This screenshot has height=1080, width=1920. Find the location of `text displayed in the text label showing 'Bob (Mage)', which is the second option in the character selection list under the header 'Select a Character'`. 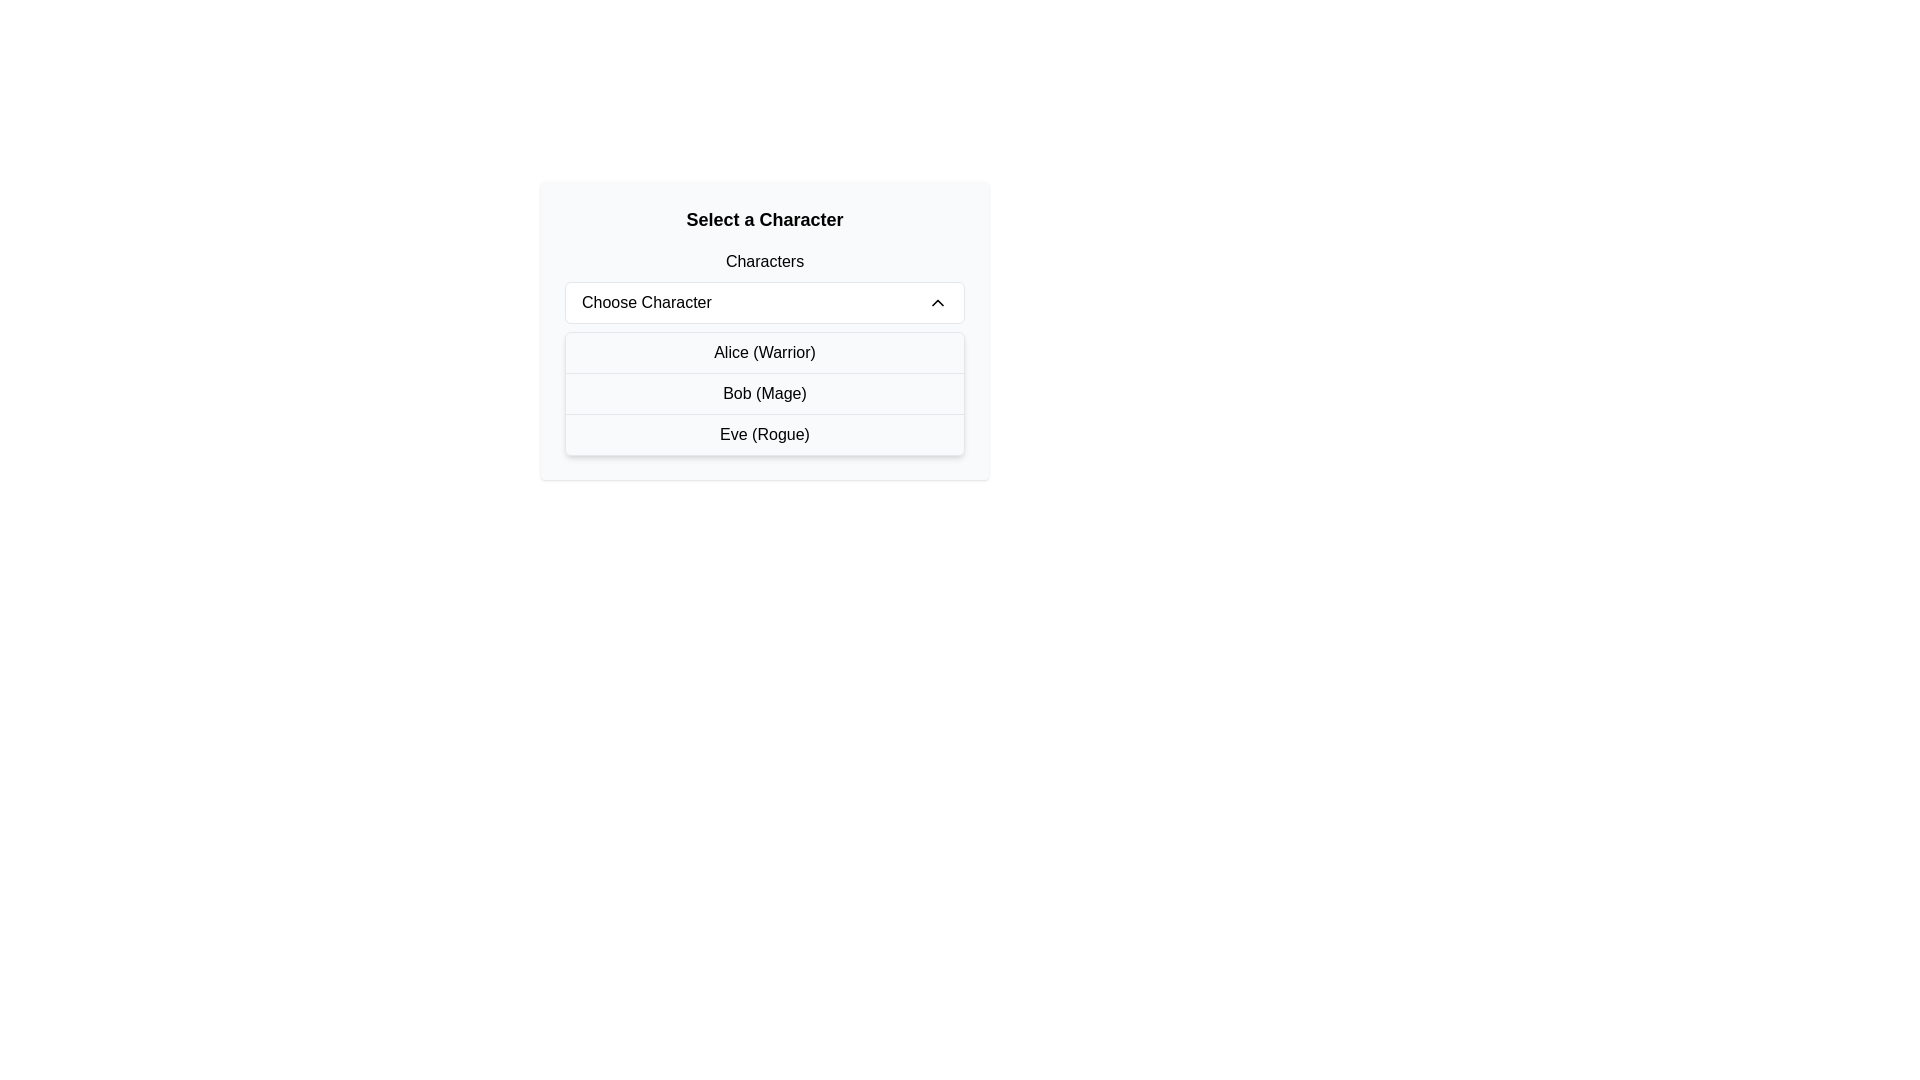

text displayed in the text label showing 'Bob (Mage)', which is the second option in the character selection list under the header 'Select a Character' is located at coordinates (763, 393).